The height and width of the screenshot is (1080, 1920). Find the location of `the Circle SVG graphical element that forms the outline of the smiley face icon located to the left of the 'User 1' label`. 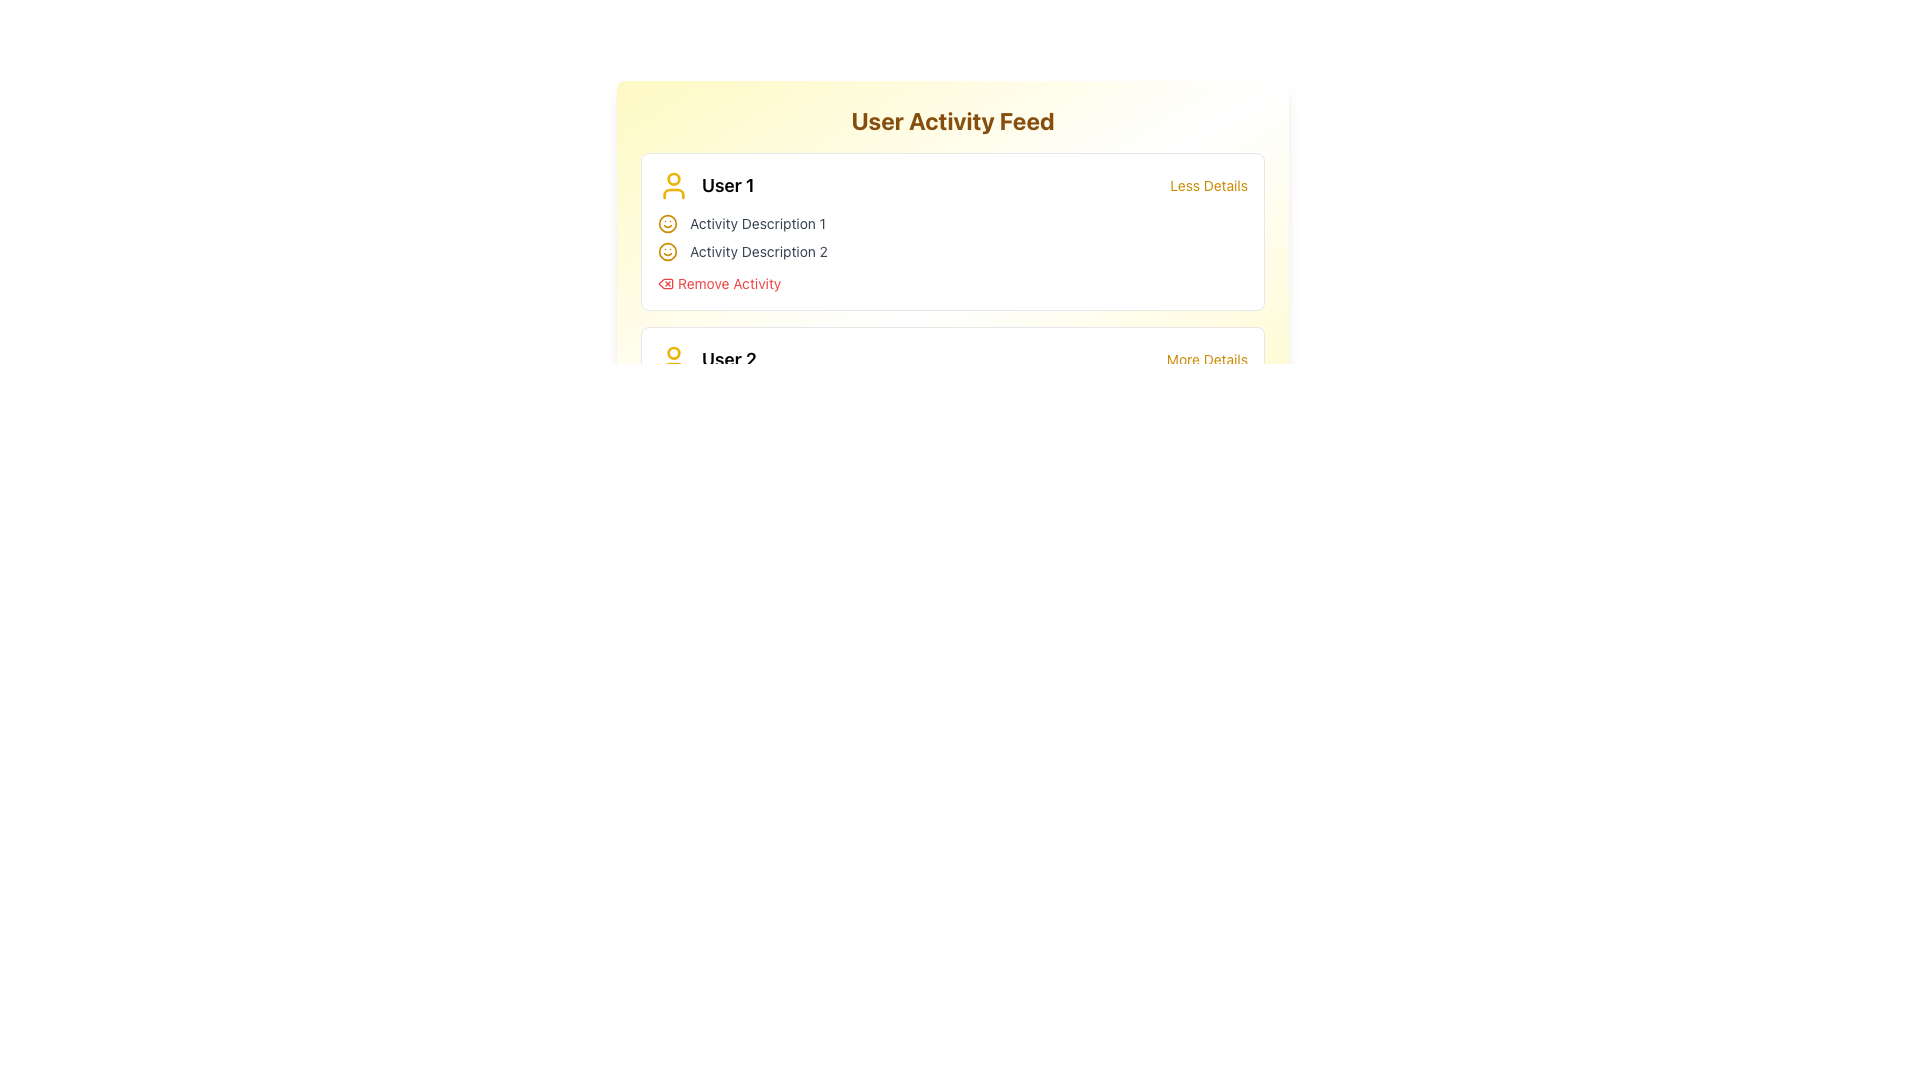

the Circle SVG graphical element that forms the outline of the smiley face icon located to the left of the 'User 1' label is located at coordinates (667, 250).